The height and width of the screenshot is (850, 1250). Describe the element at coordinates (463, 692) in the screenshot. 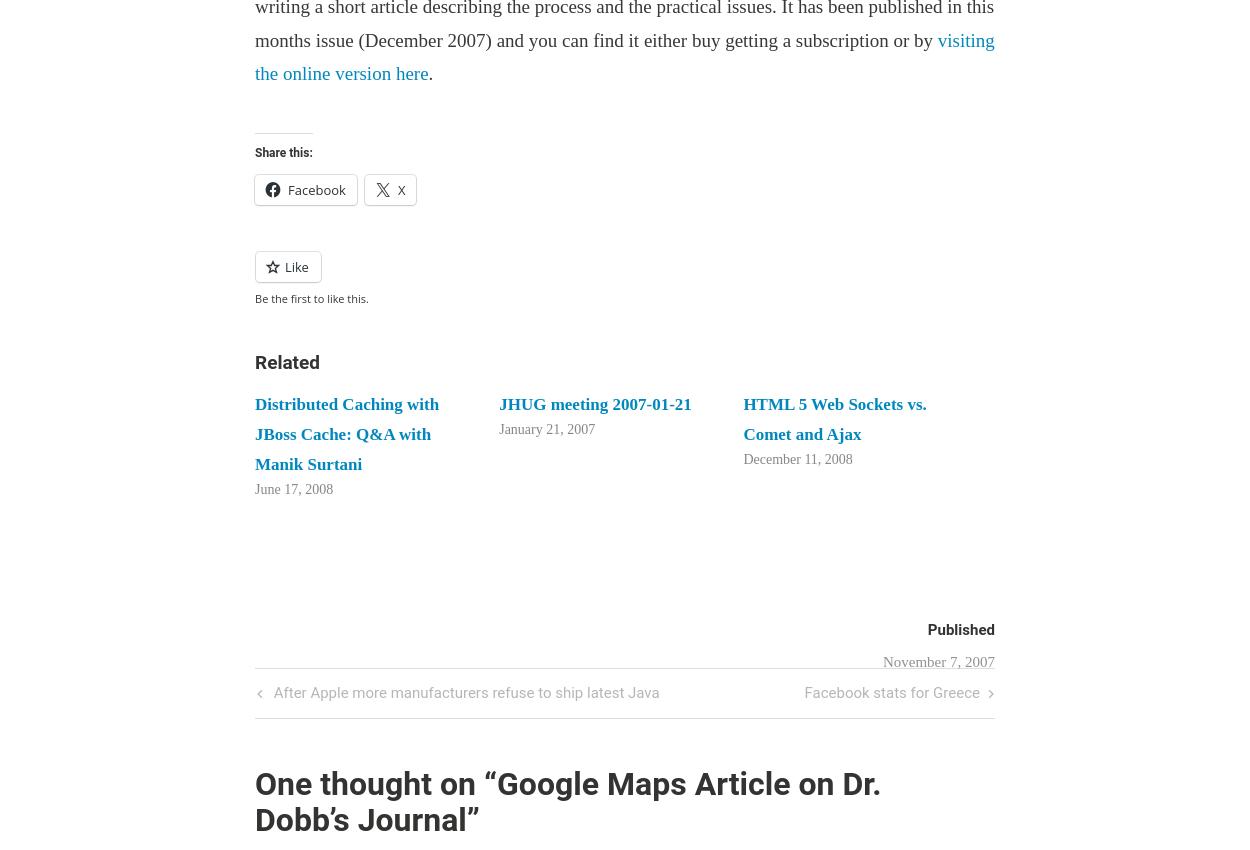

I see `'After Apple more manufacturers refuse to ship latest Java'` at that location.